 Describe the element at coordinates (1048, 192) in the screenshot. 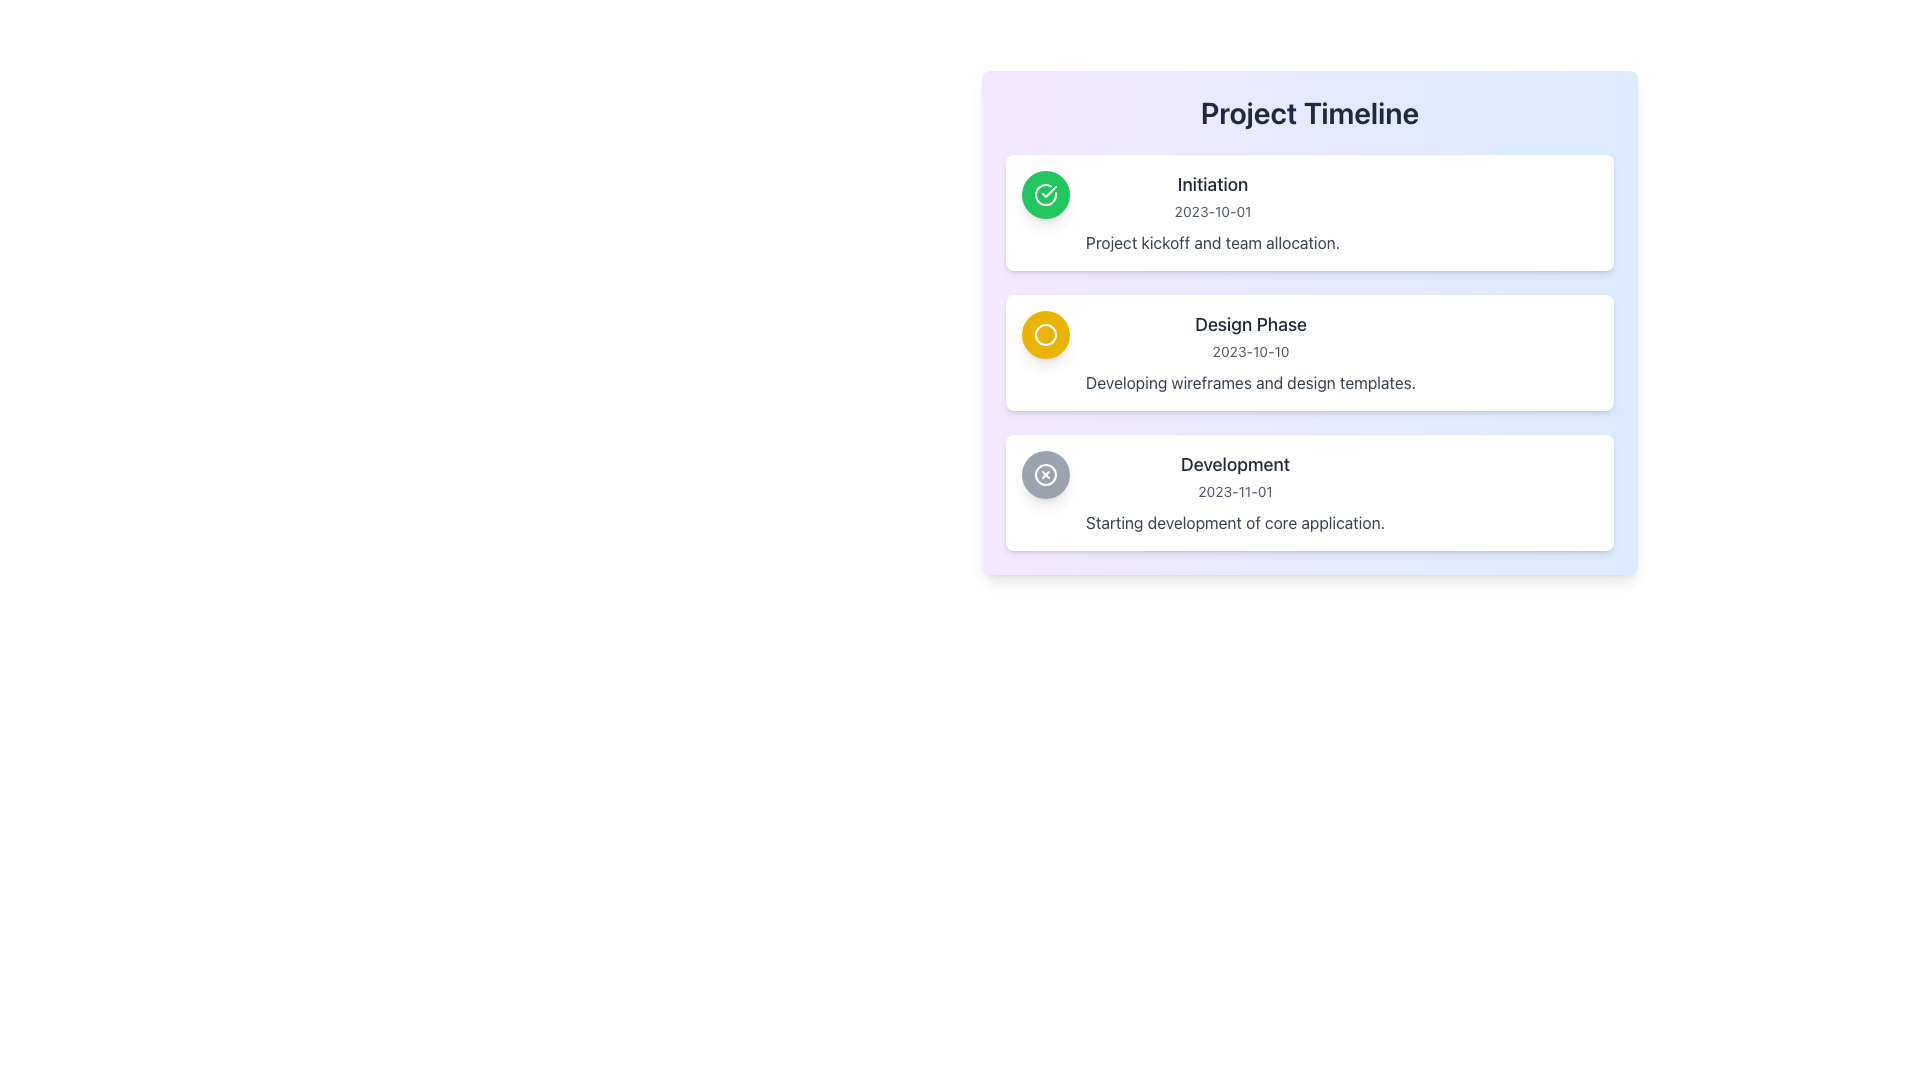

I see `the green and white checkmark-shaped icon within a circular graphic located on the left side of the 'Initiation' section in the outlined timeline` at that location.